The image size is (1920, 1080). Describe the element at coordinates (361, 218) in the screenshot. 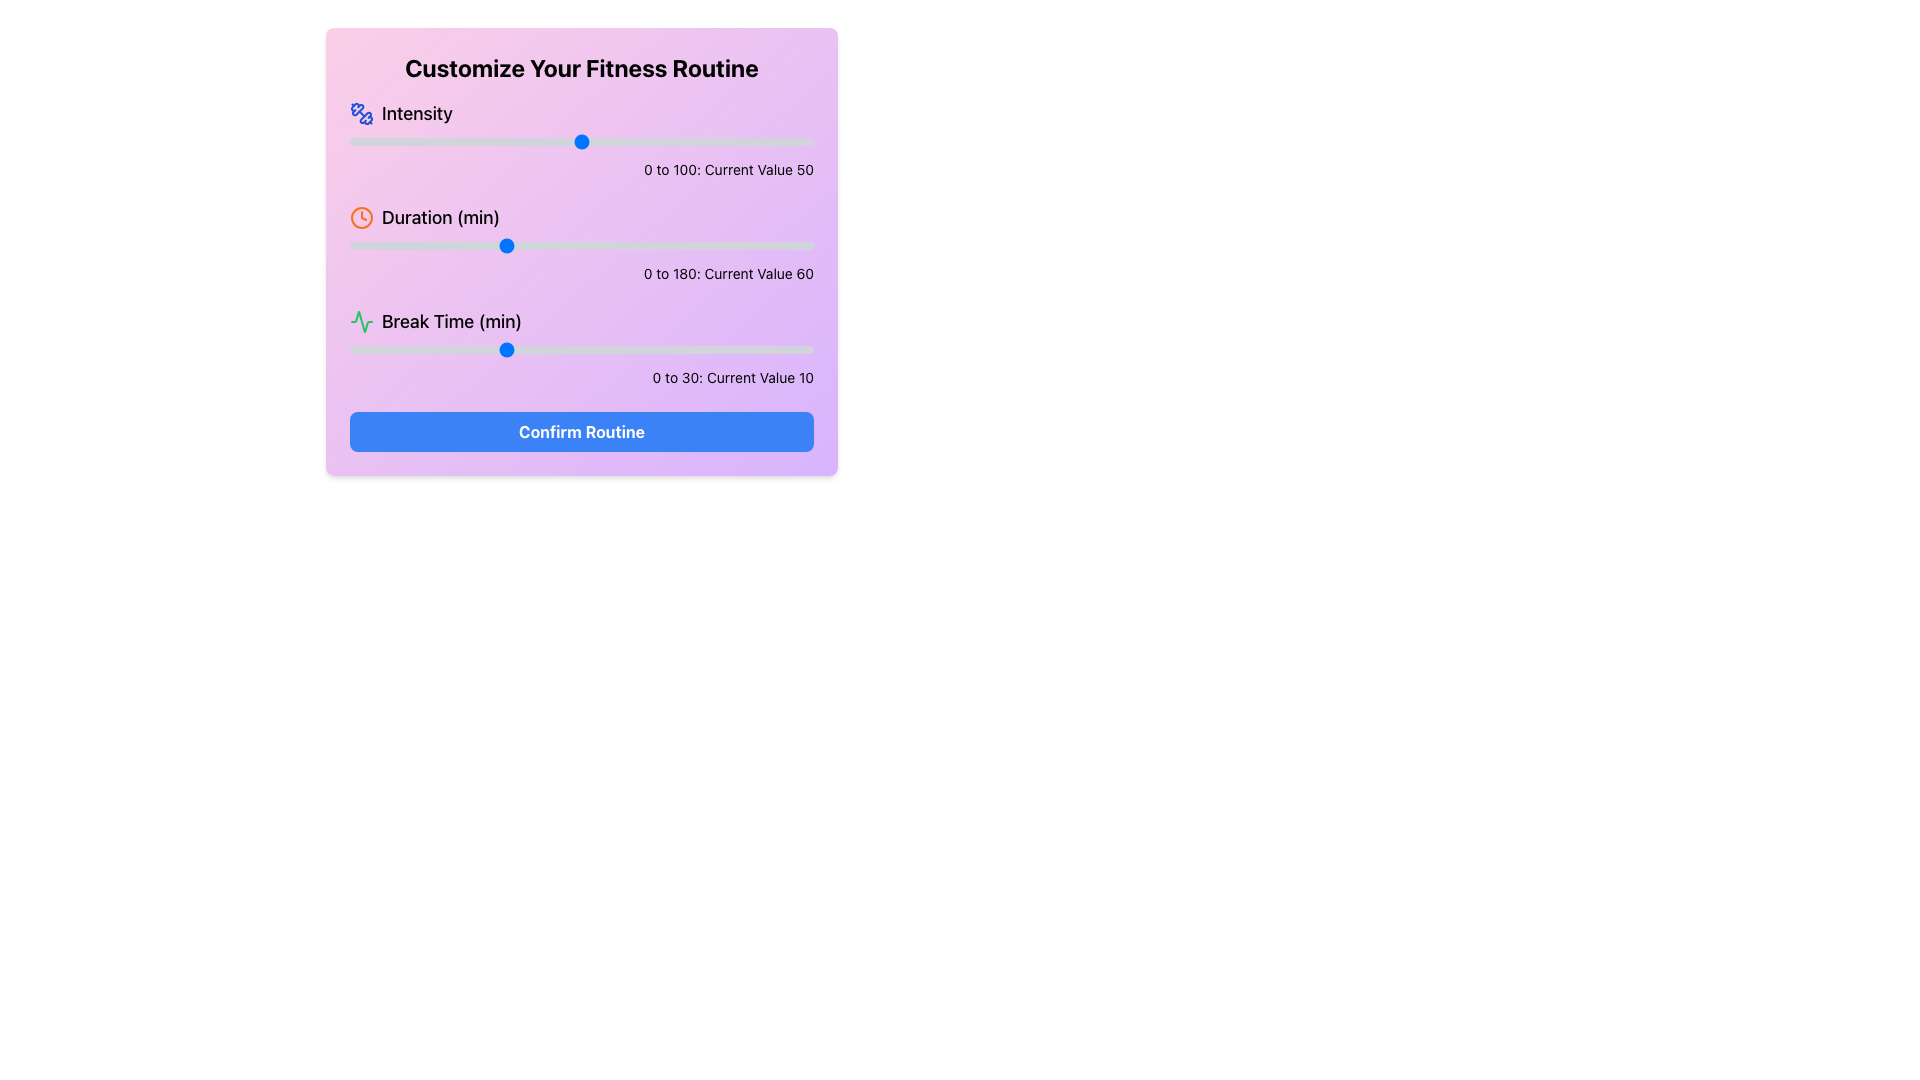

I see `the circular inner portion of the clock icon, which visually represents the concept of time and is located on the left side of the 'Duration (min)' row` at that location.